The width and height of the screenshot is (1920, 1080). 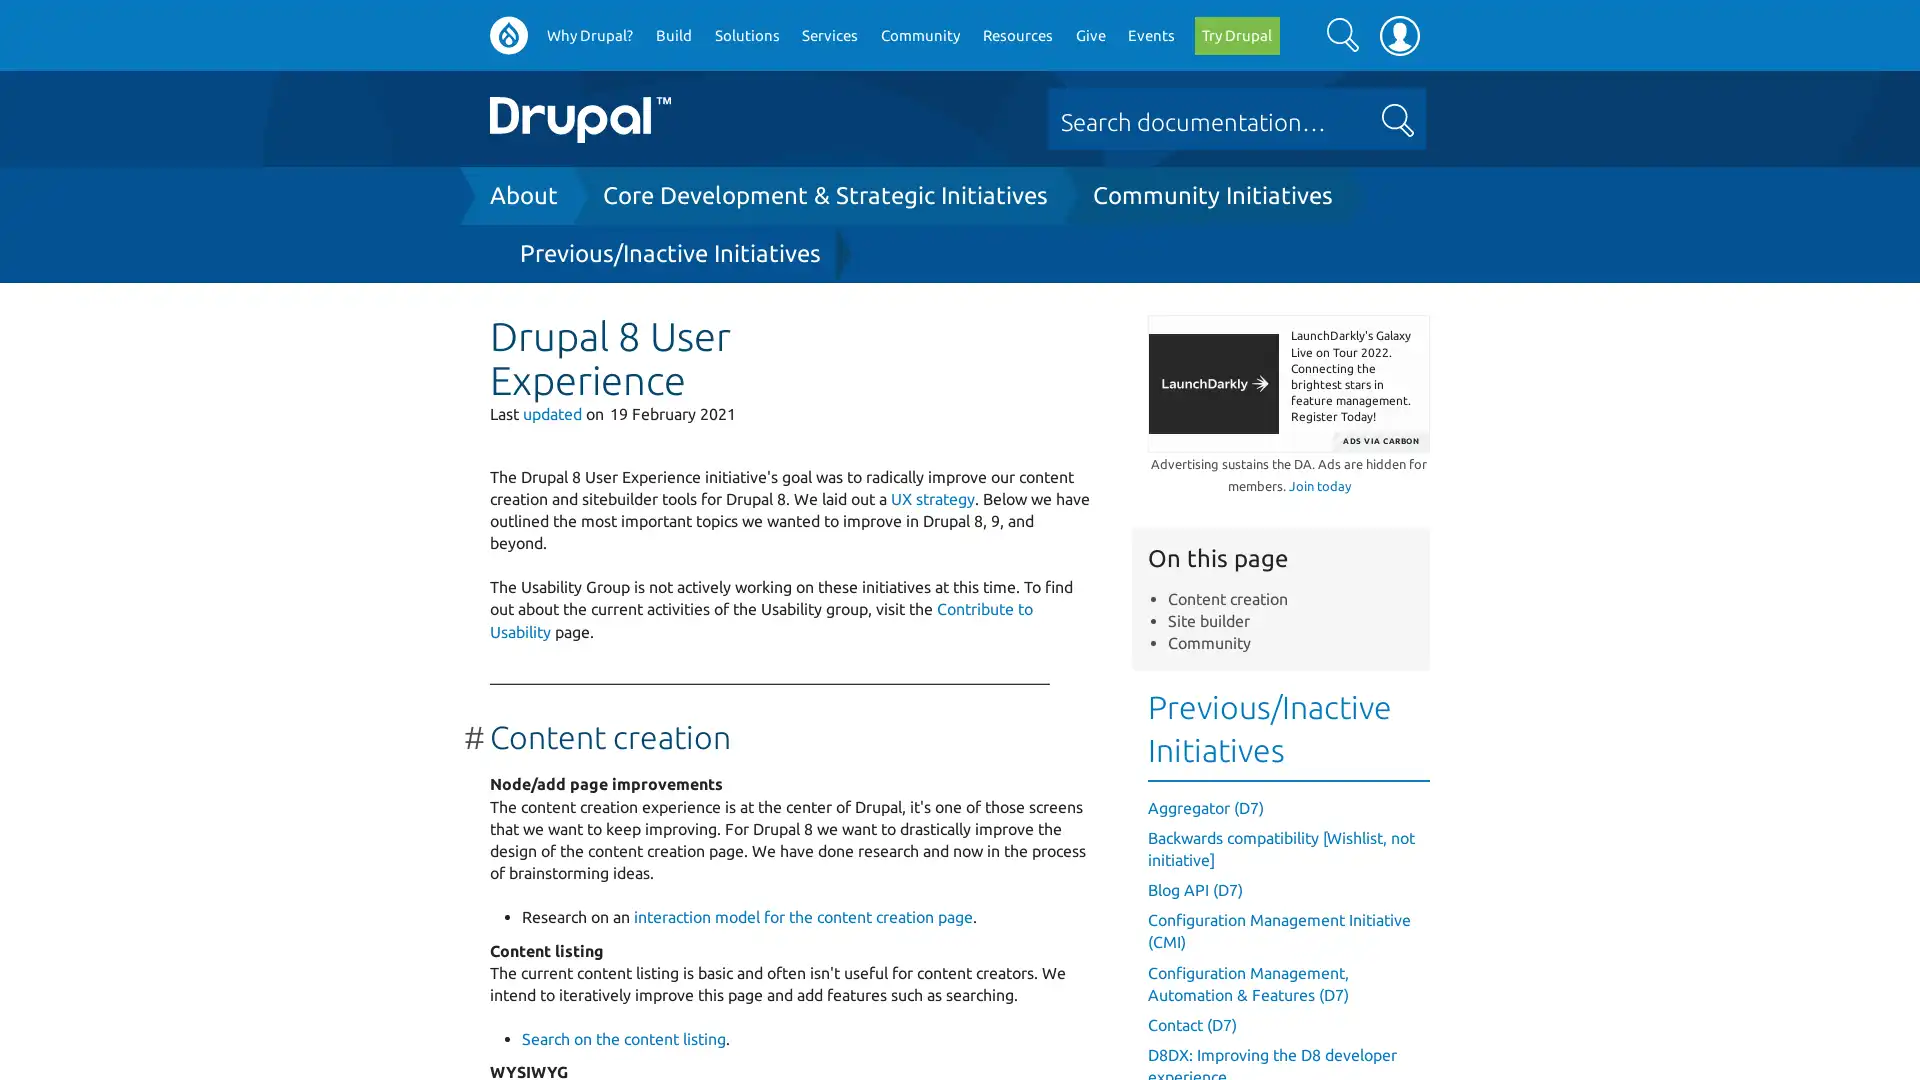 What do you see at coordinates (1396, 120) in the screenshot?
I see `Search` at bounding box center [1396, 120].